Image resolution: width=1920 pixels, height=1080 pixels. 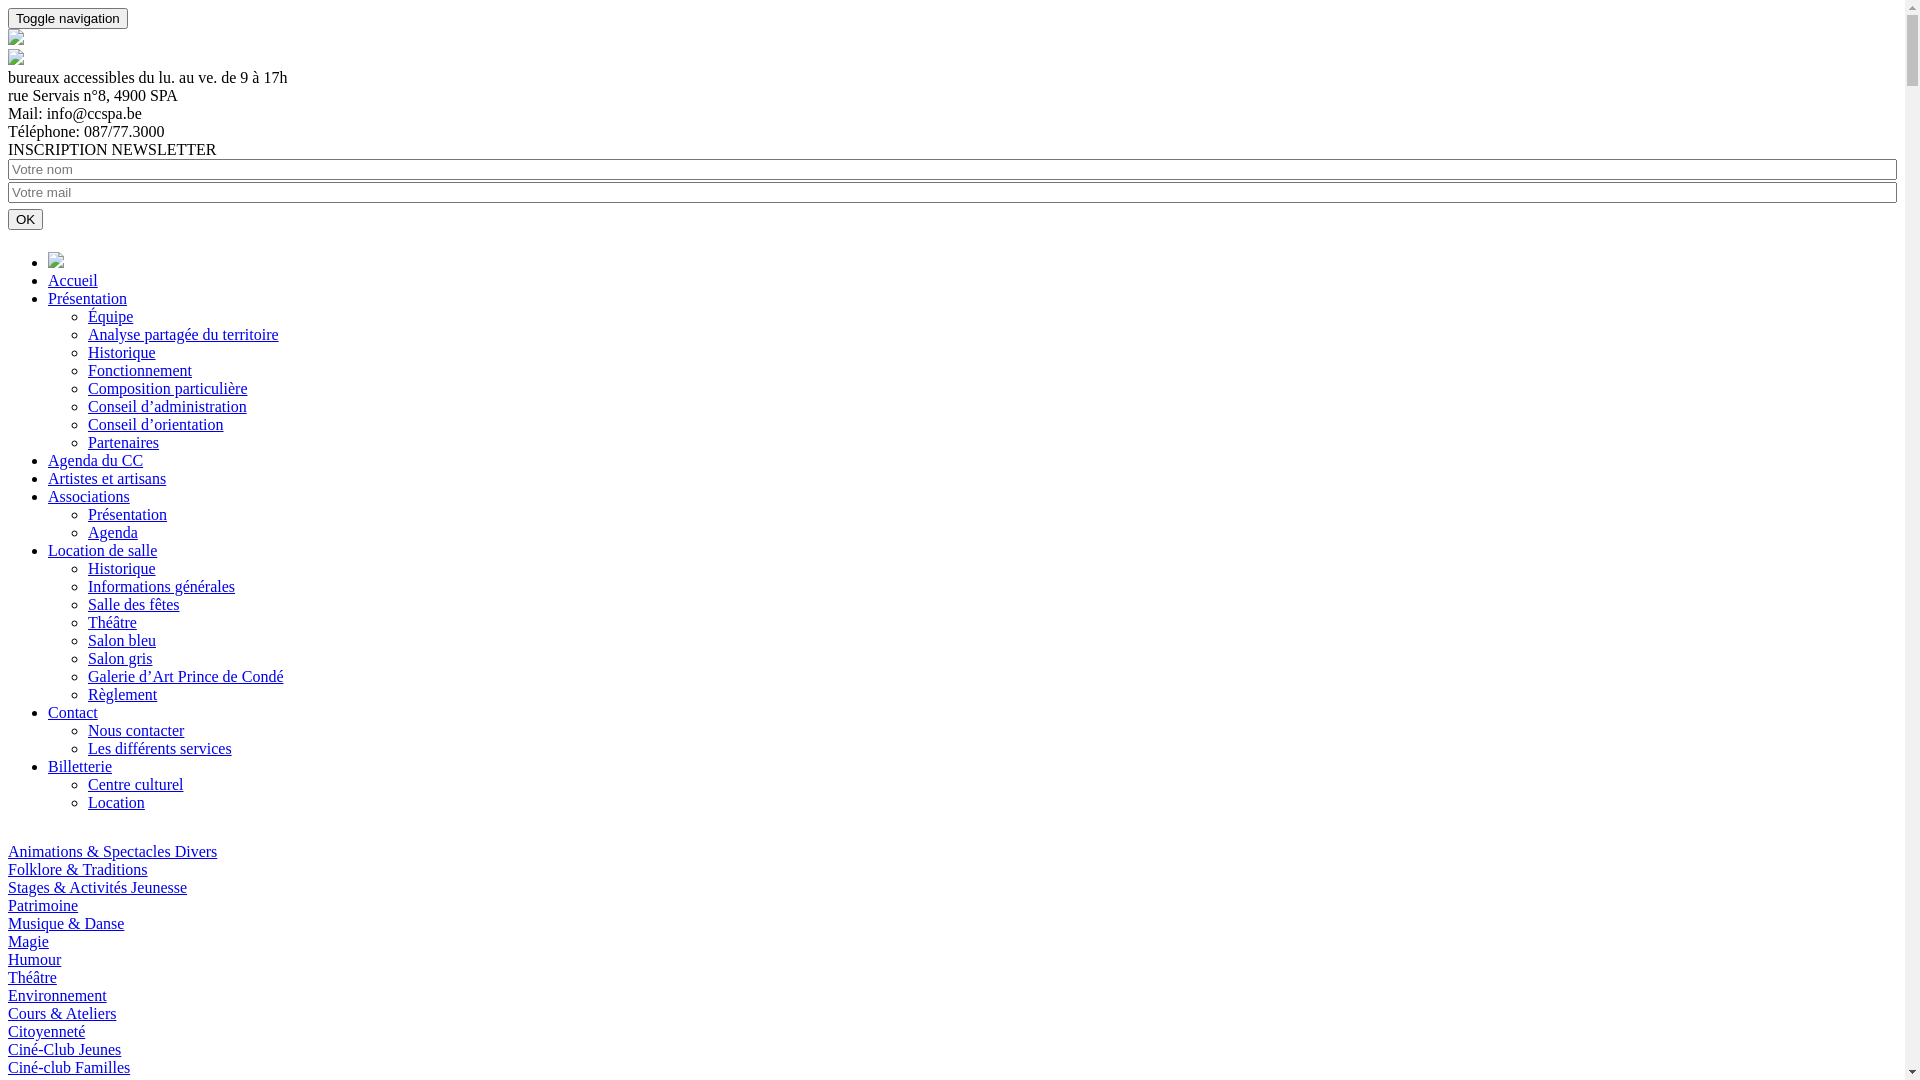 What do you see at coordinates (72, 711) in the screenshot?
I see `'Contact'` at bounding box center [72, 711].